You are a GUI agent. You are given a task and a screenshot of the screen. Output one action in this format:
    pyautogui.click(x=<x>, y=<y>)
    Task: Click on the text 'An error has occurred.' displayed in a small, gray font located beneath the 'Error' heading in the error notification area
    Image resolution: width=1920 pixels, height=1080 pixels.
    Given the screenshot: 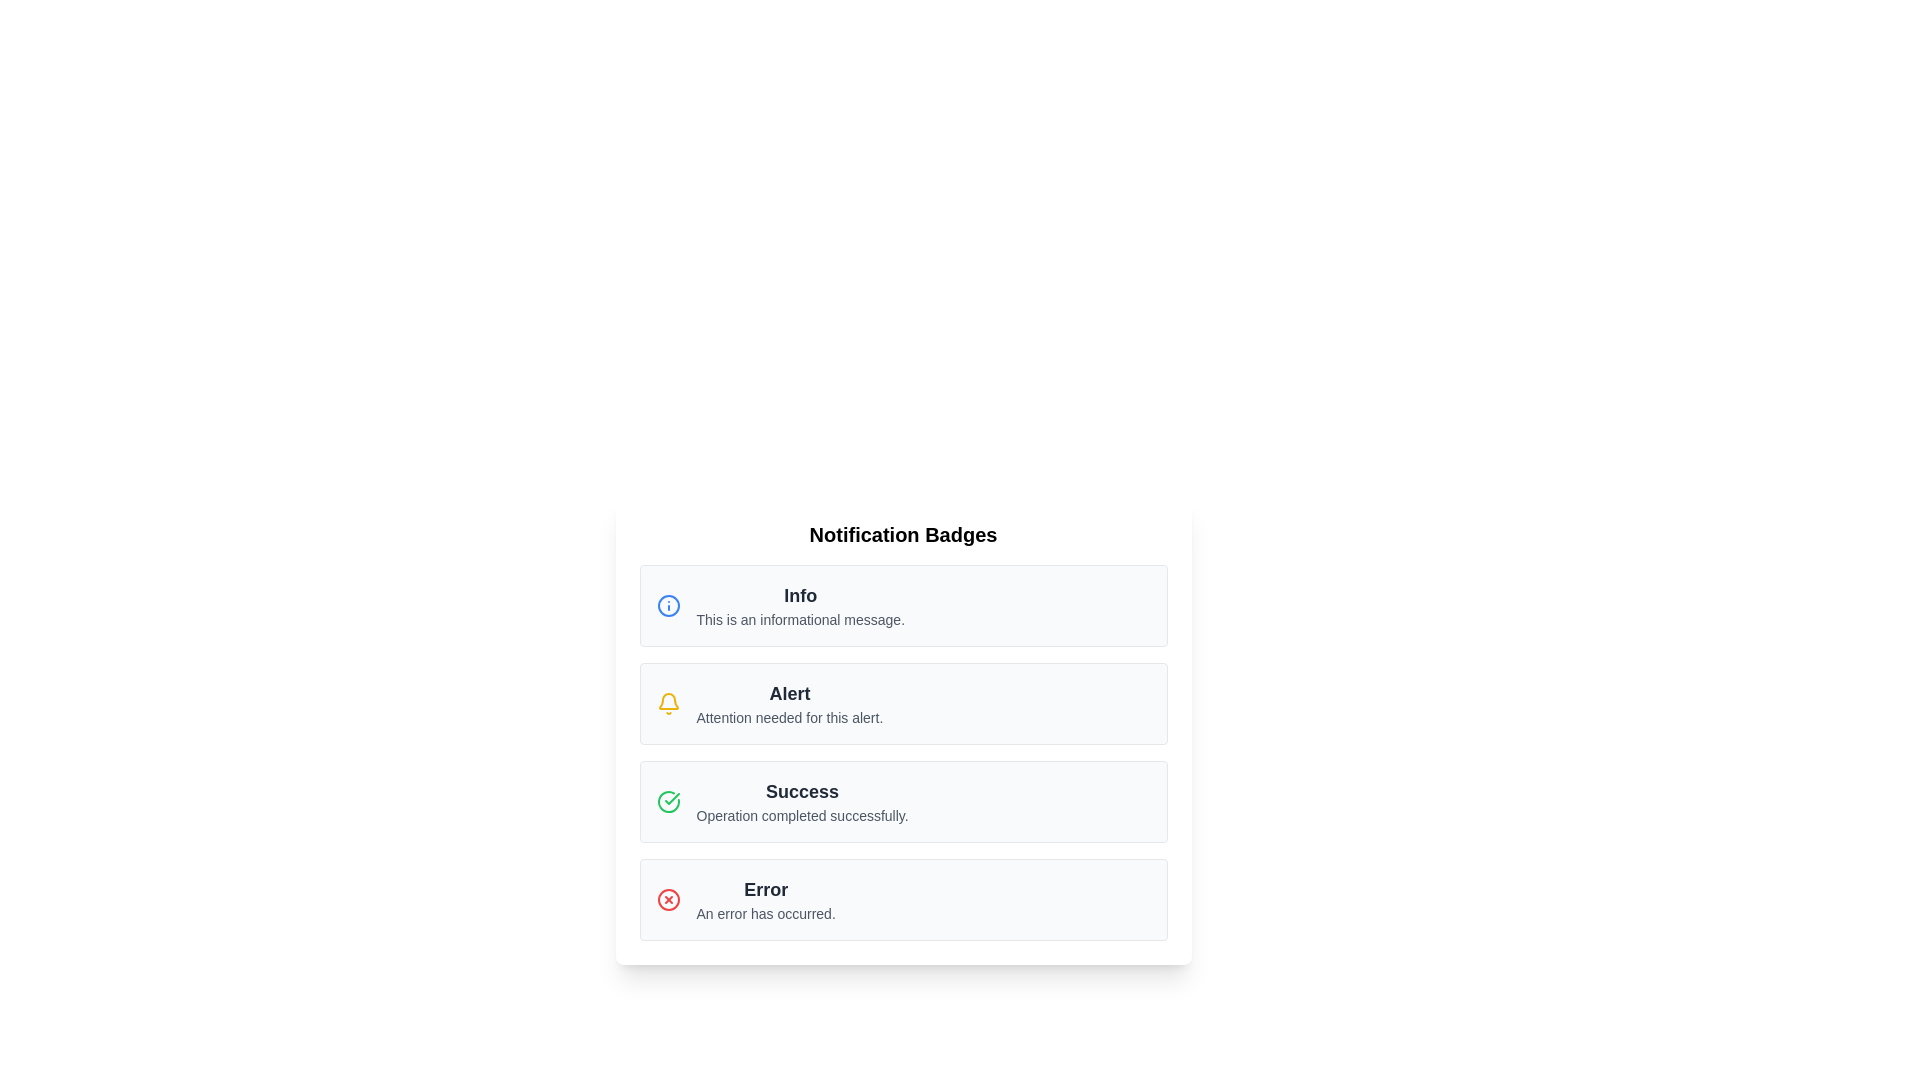 What is the action you would take?
    pyautogui.click(x=765, y=914)
    